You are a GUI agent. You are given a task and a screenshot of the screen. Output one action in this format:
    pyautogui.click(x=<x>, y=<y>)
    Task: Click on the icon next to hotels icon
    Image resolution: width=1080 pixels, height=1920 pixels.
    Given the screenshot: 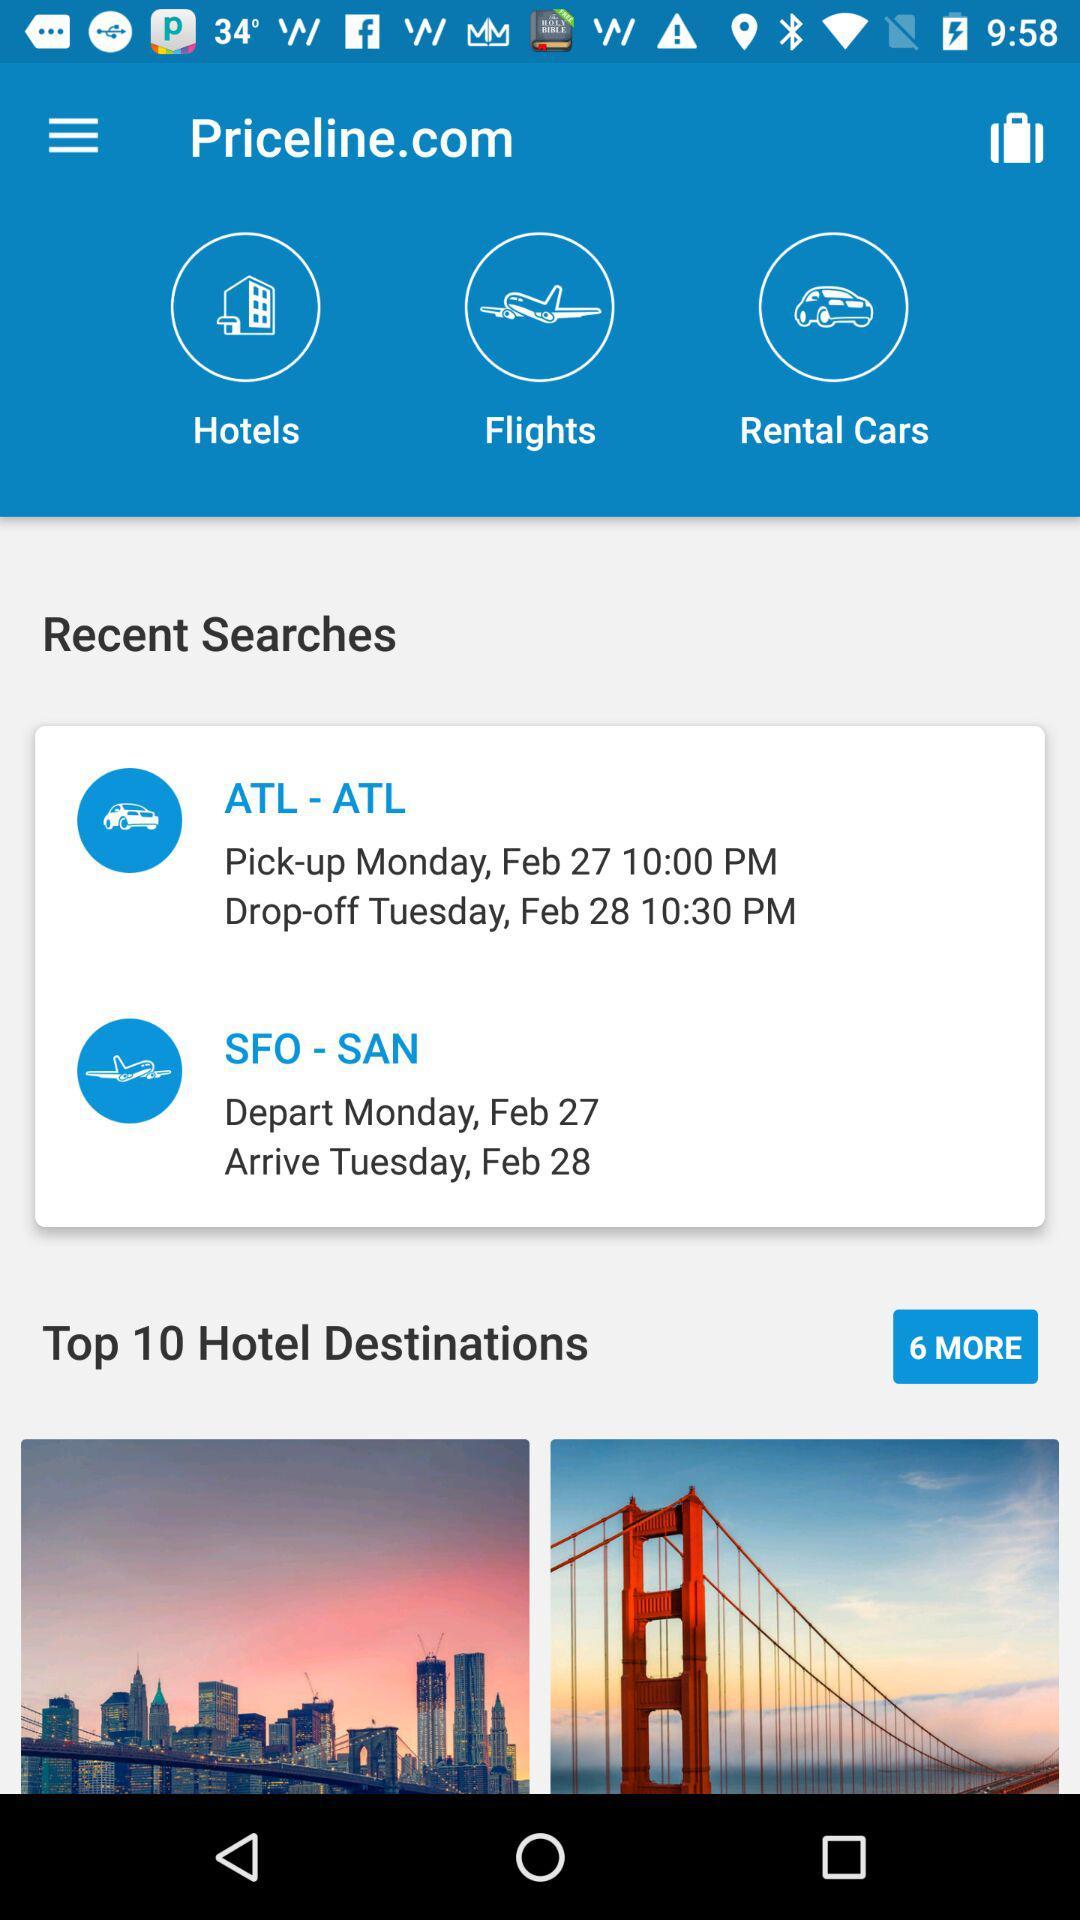 What is the action you would take?
    pyautogui.click(x=540, y=342)
    